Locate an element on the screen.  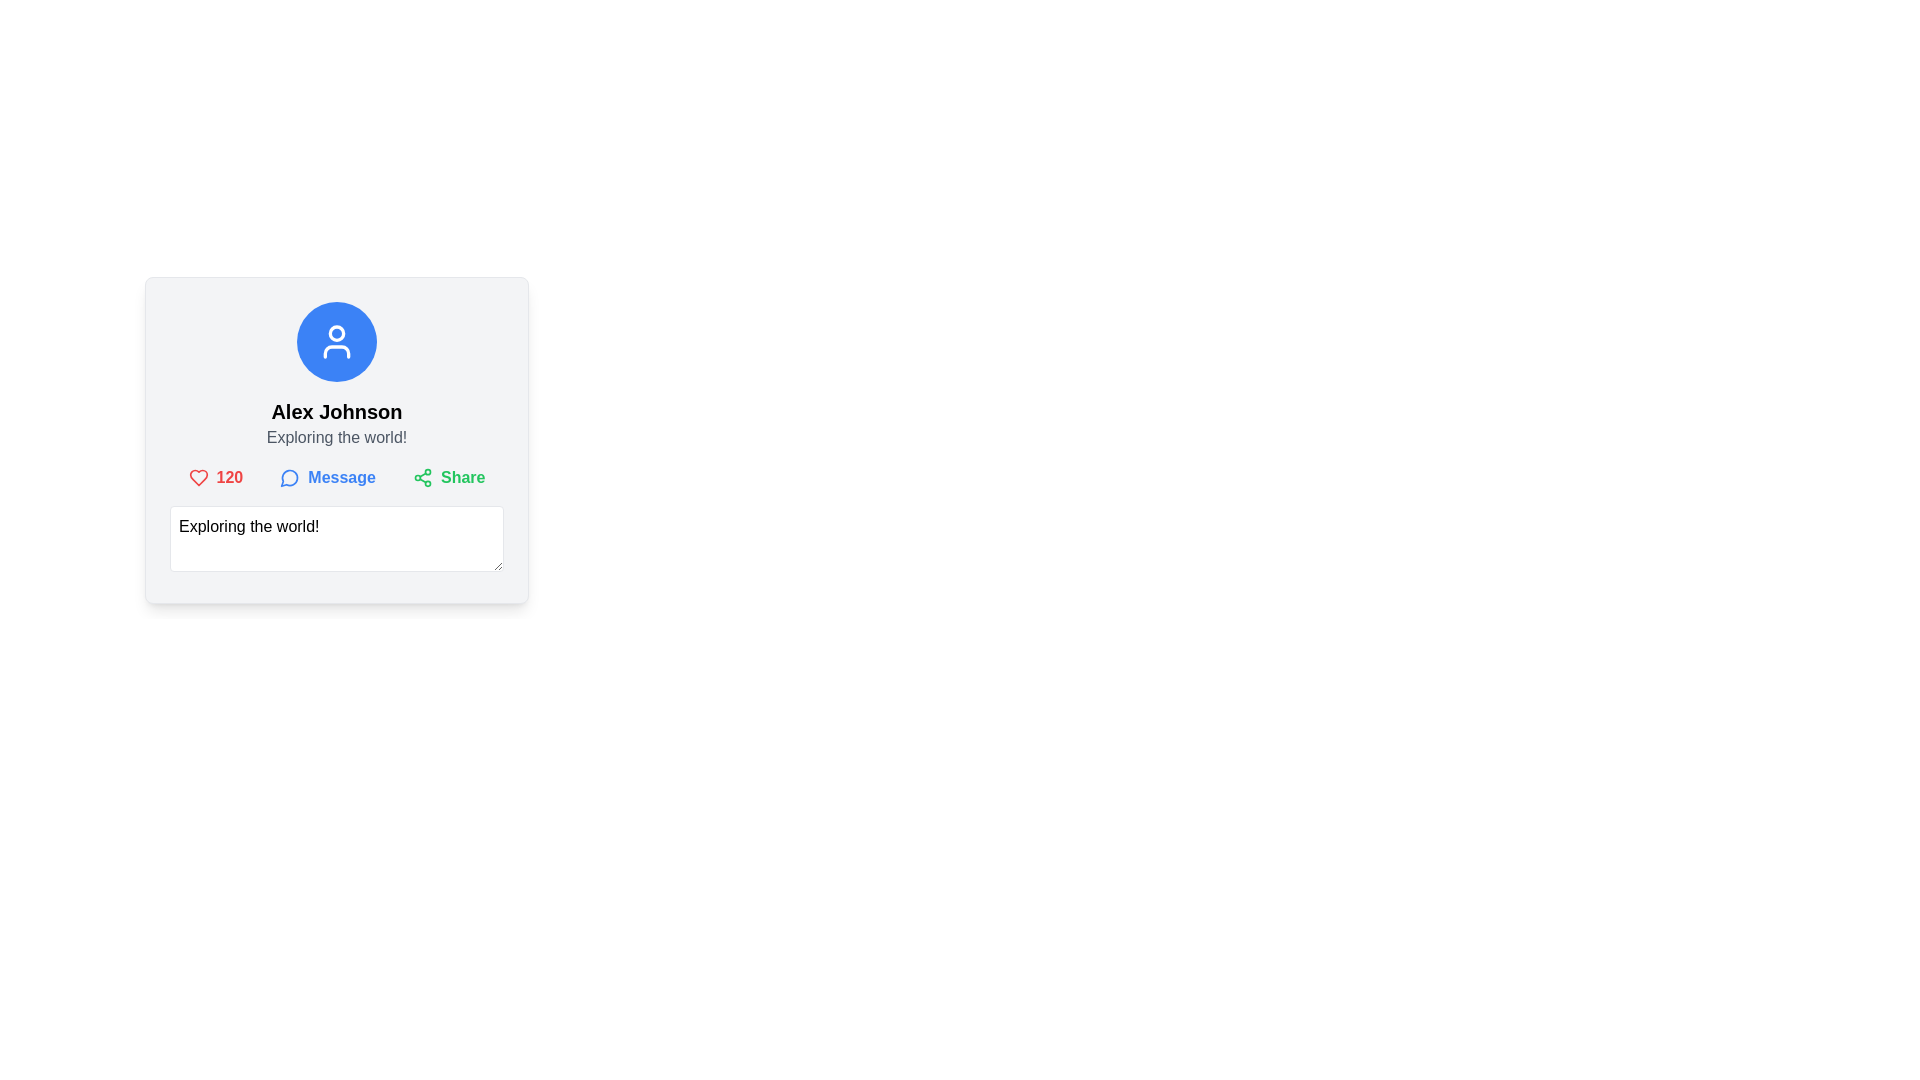
the heart icon to like or unlike the associated content in the card layout is located at coordinates (198, 478).